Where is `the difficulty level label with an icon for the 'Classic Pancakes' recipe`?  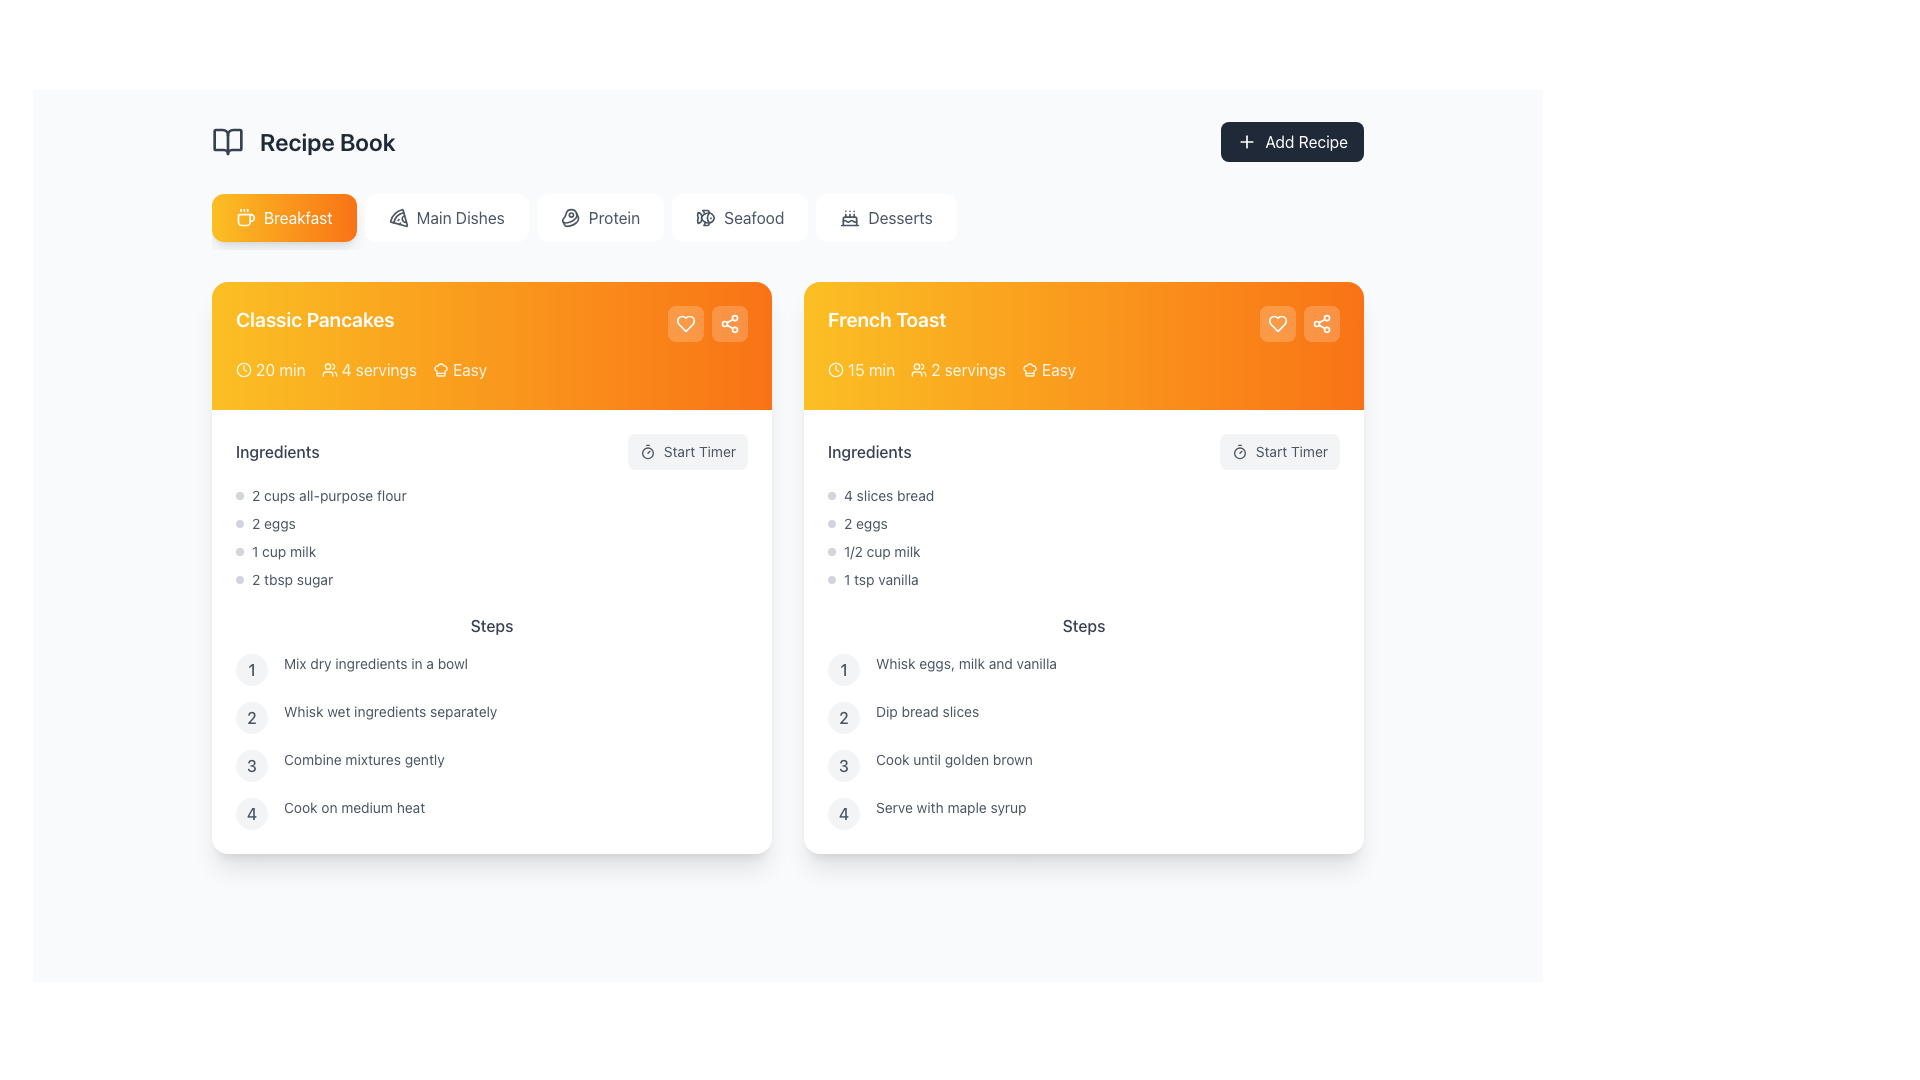
the difficulty level label with an icon for the 'Classic Pancakes' recipe is located at coordinates (459, 370).